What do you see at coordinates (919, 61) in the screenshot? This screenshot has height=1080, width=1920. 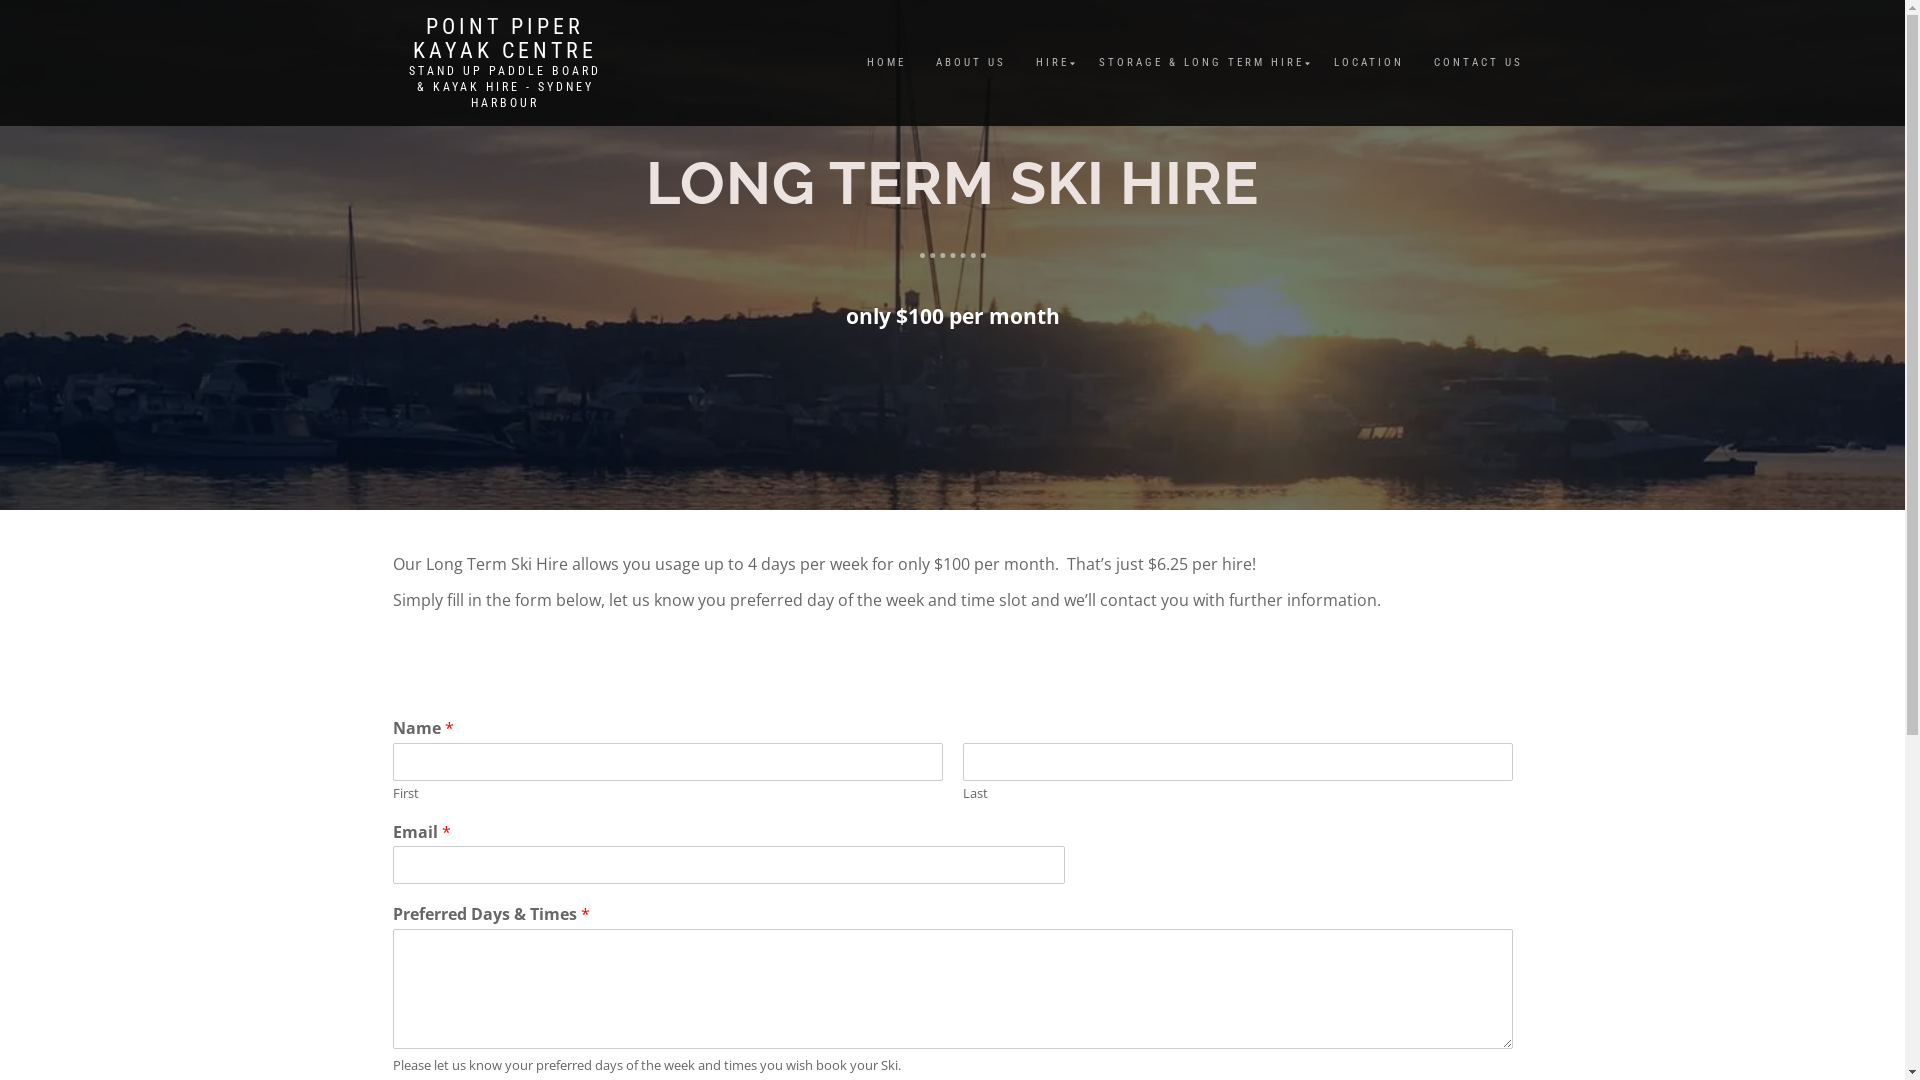 I see `'ABOUT US'` at bounding box center [919, 61].